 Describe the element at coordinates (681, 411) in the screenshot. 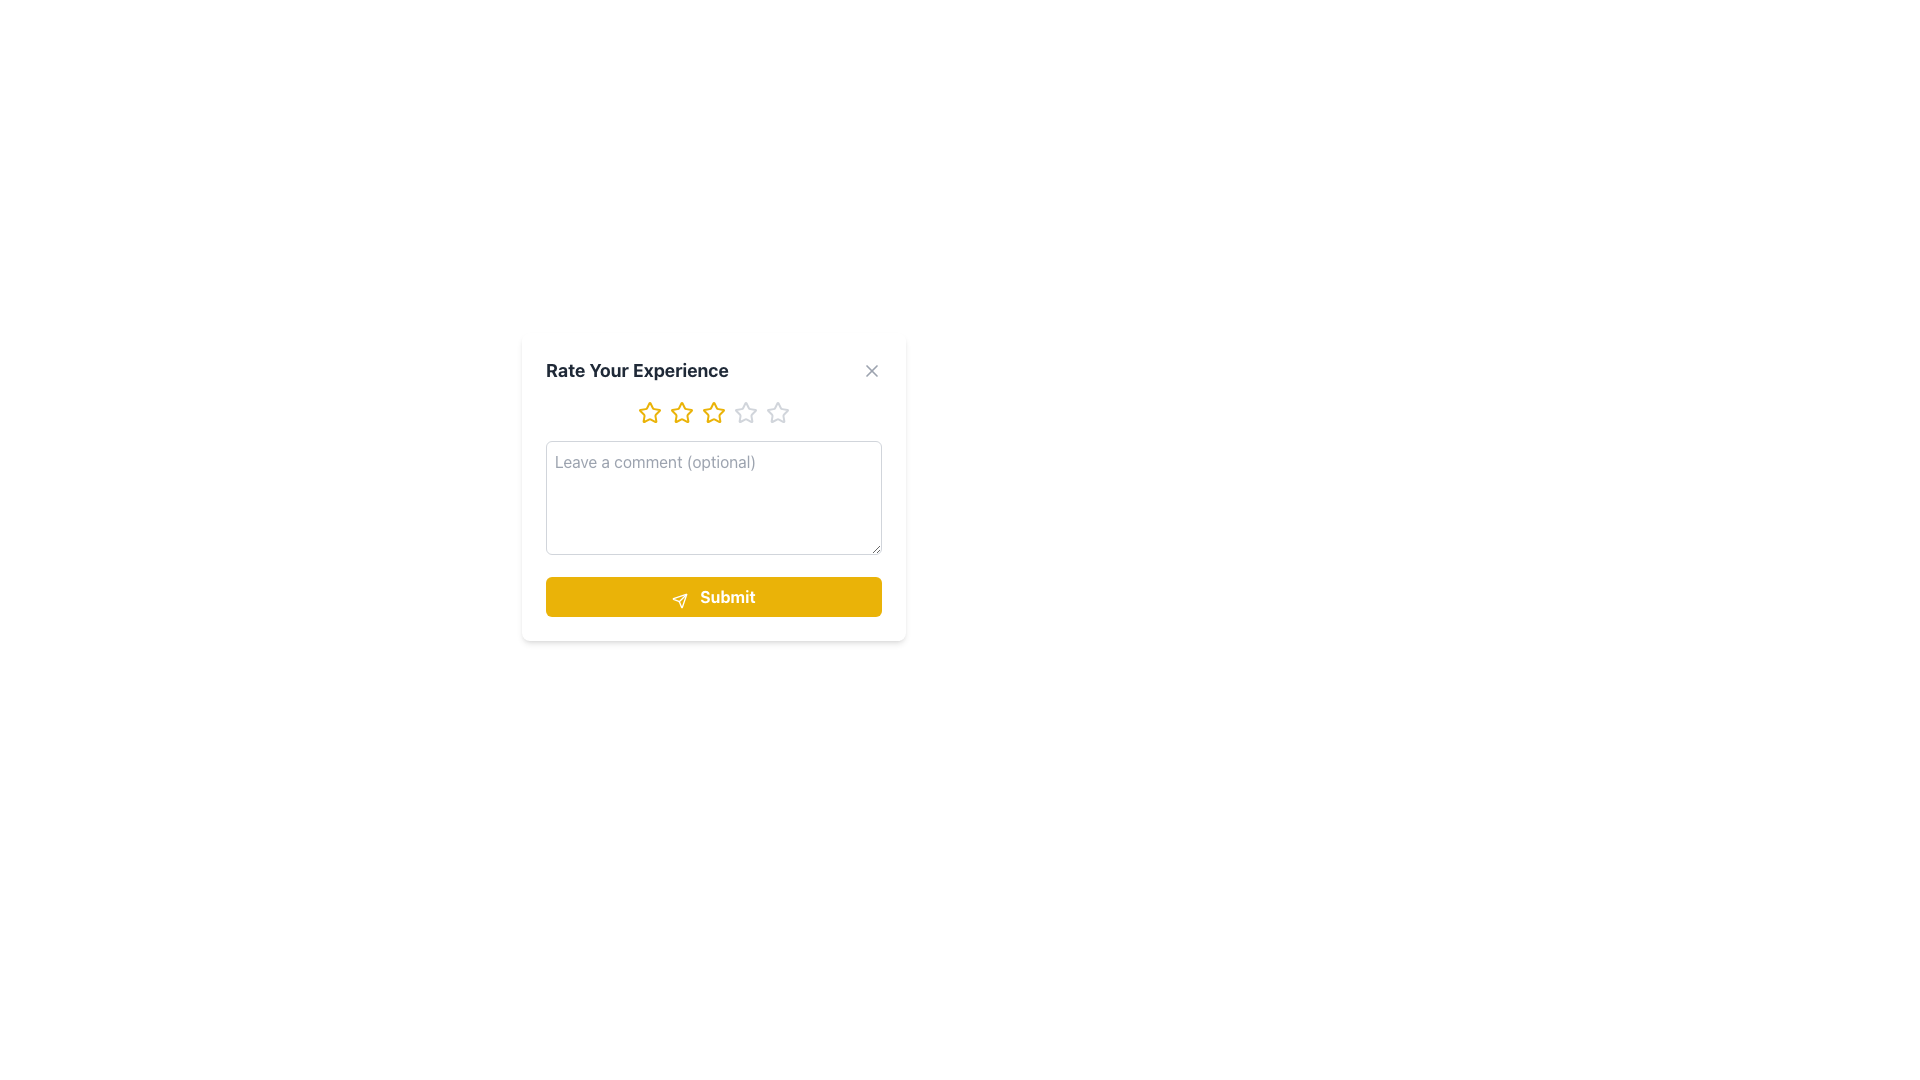

I see `the second star icon used for rating in the user feedback system, located beneath the title 'Rate Your Experience' and above the text input box` at that location.